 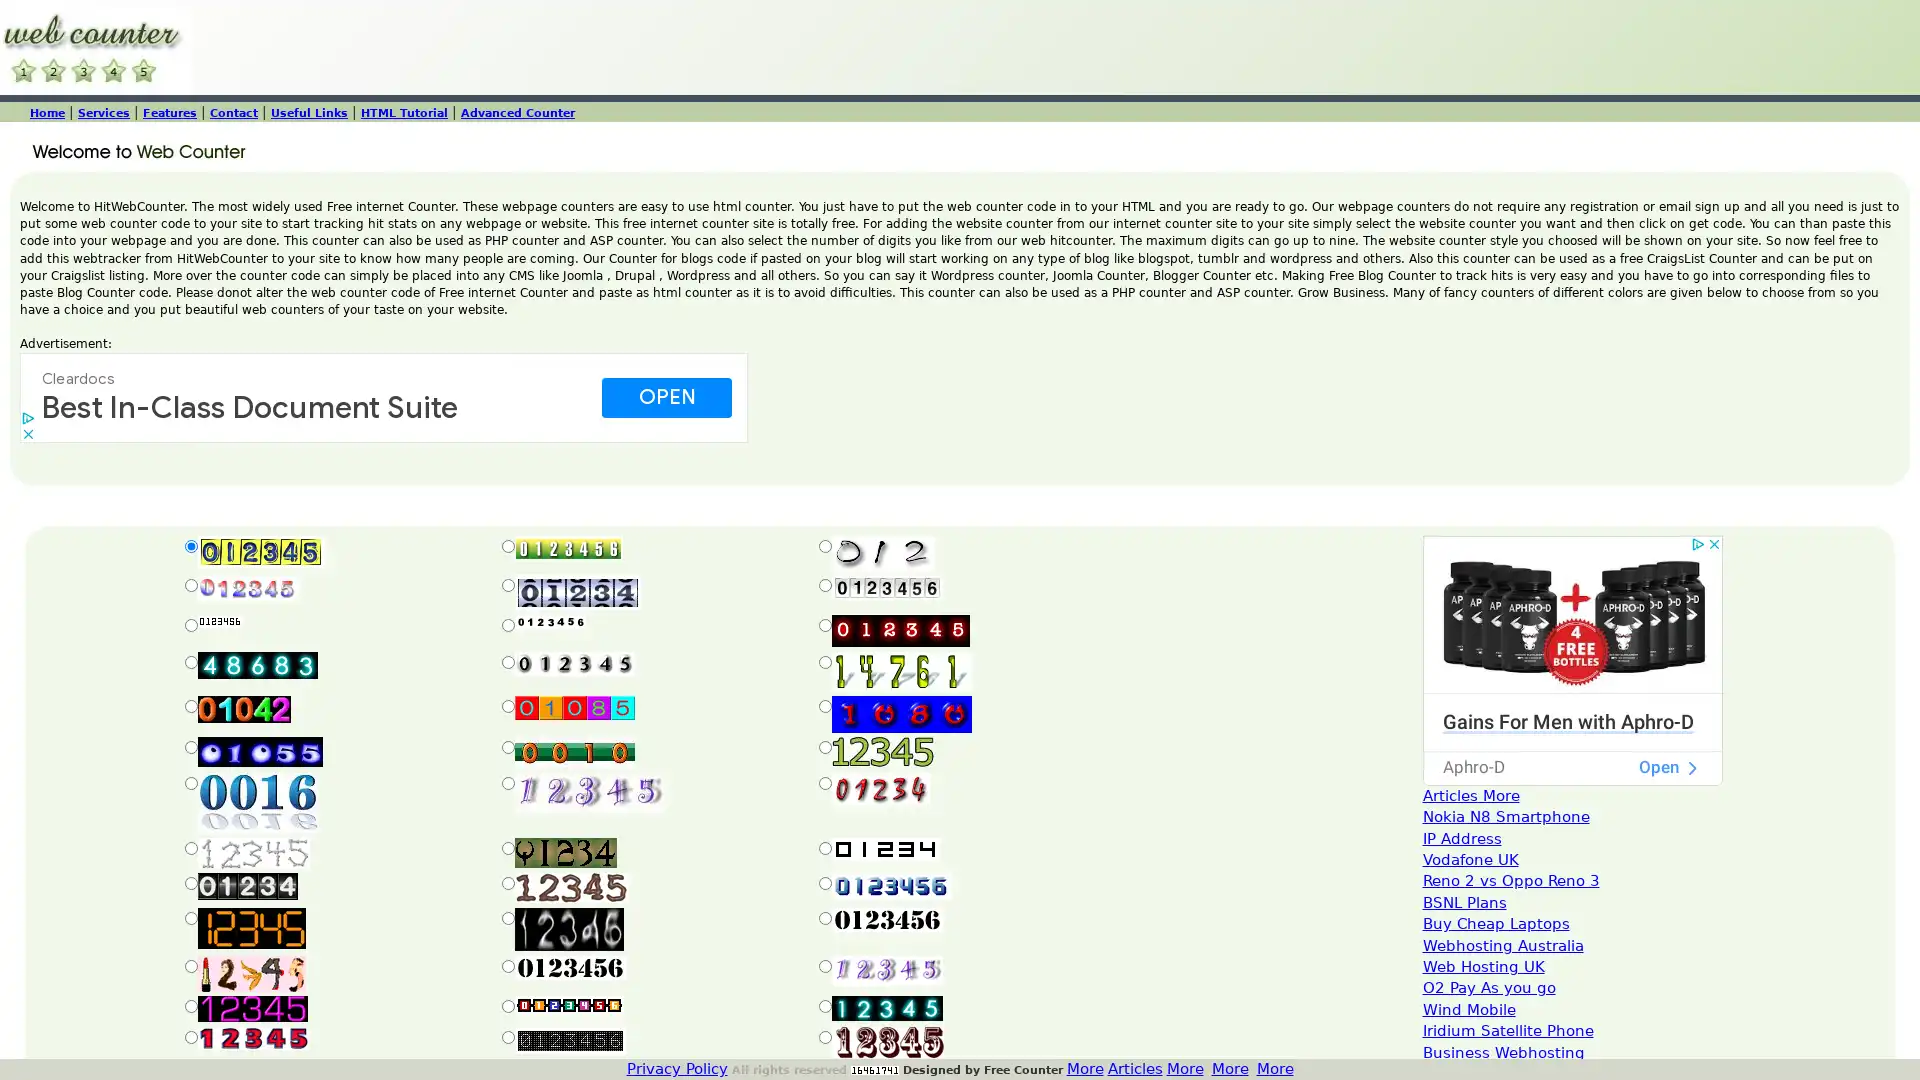 What do you see at coordinates (253, 1037) in the screenshot?
I see `Submit` at bounding box center [253, 1037].